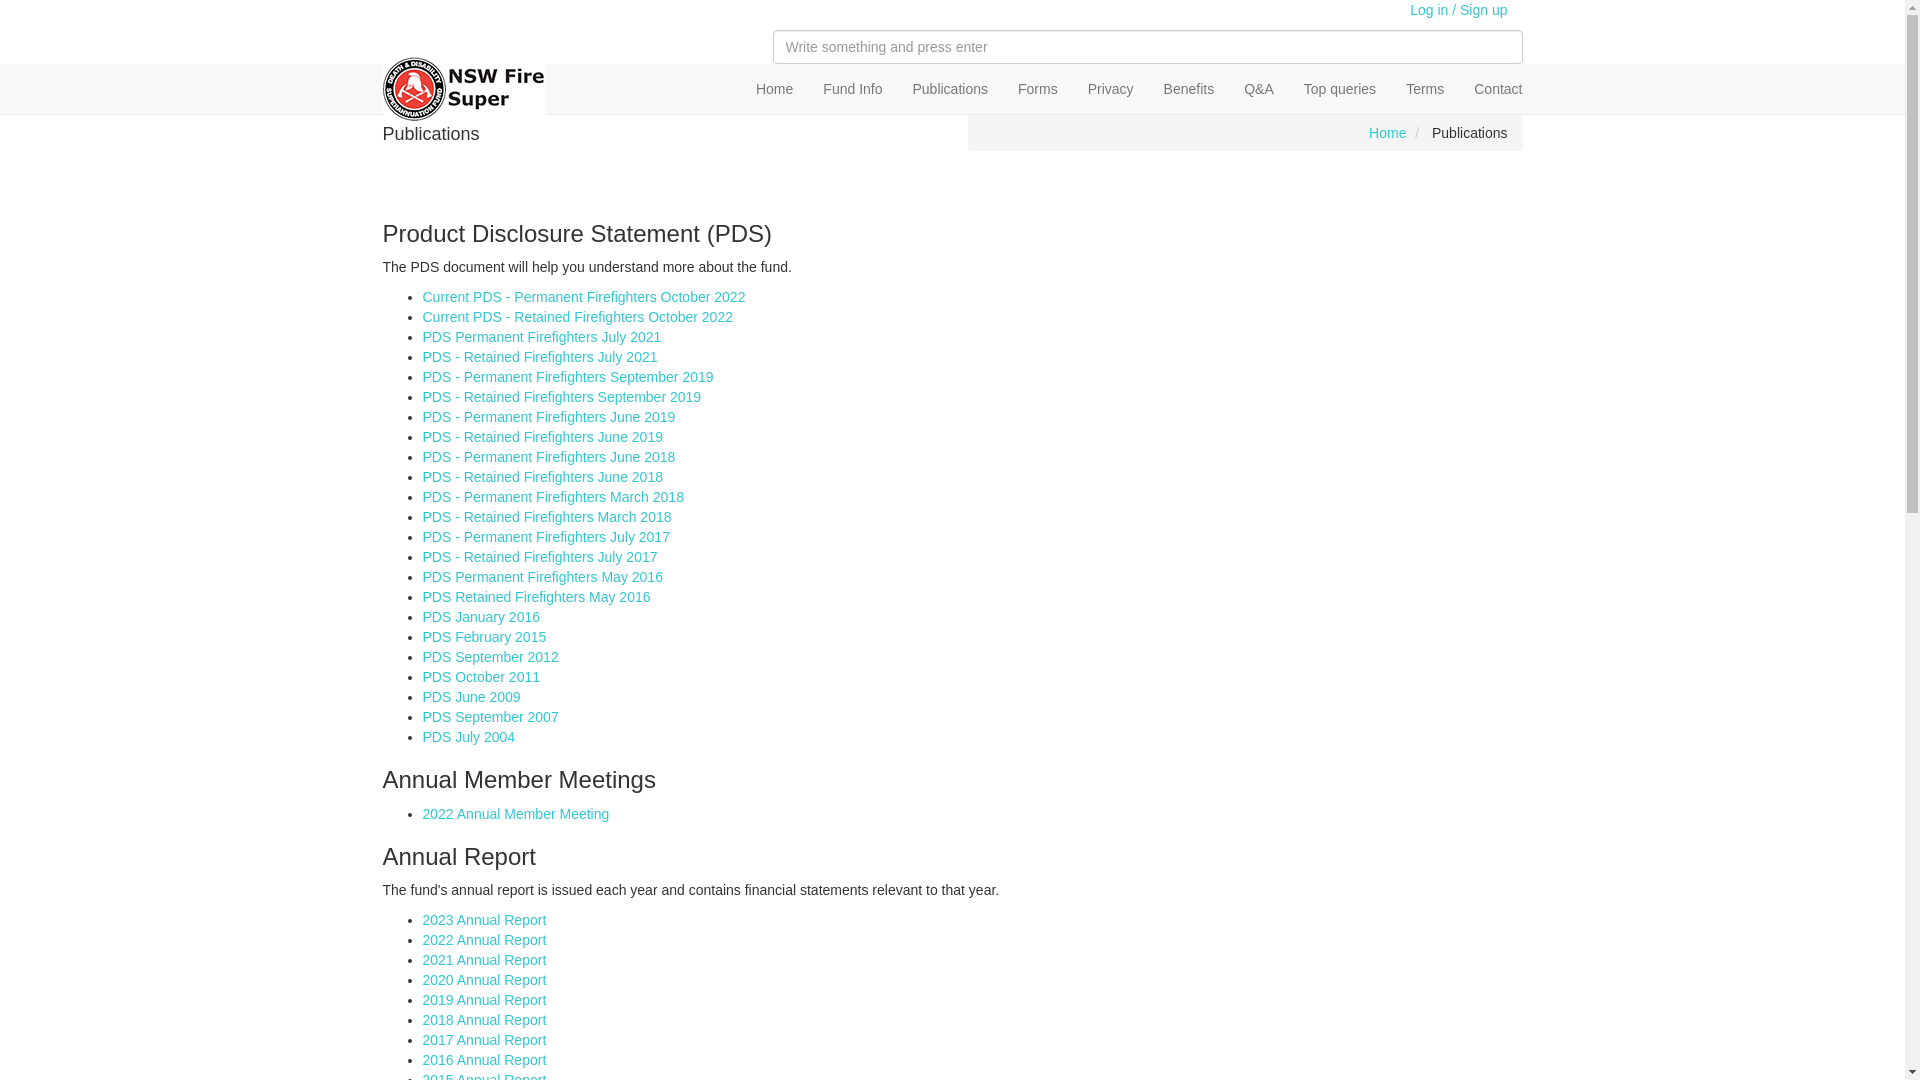 This screenshot has height=1080, width=1920. What do you see at coordinates (852, 87) in the screenshot?
I see `'Fund Info'` at bounding box center [852, 87].